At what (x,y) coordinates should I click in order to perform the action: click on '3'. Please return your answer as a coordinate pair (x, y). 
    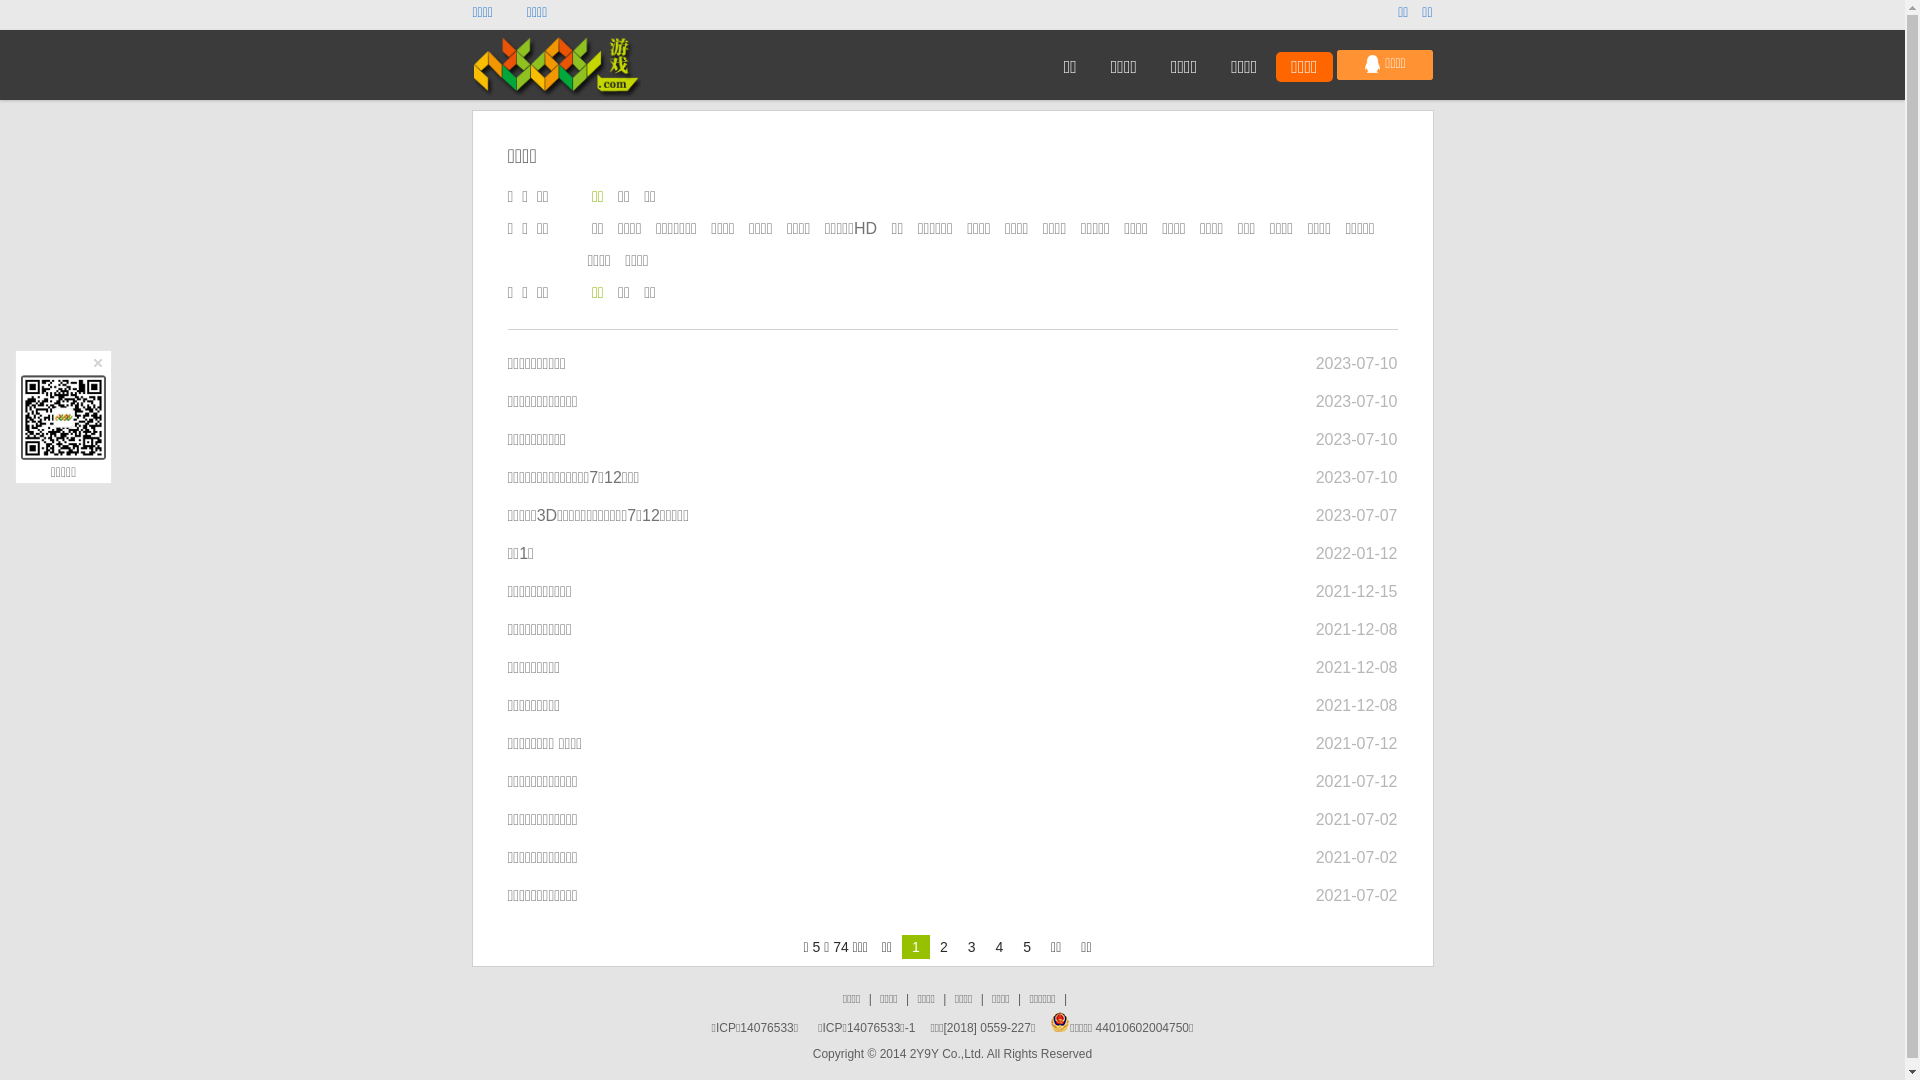
    Looking at the image, I should click on (957, 946).